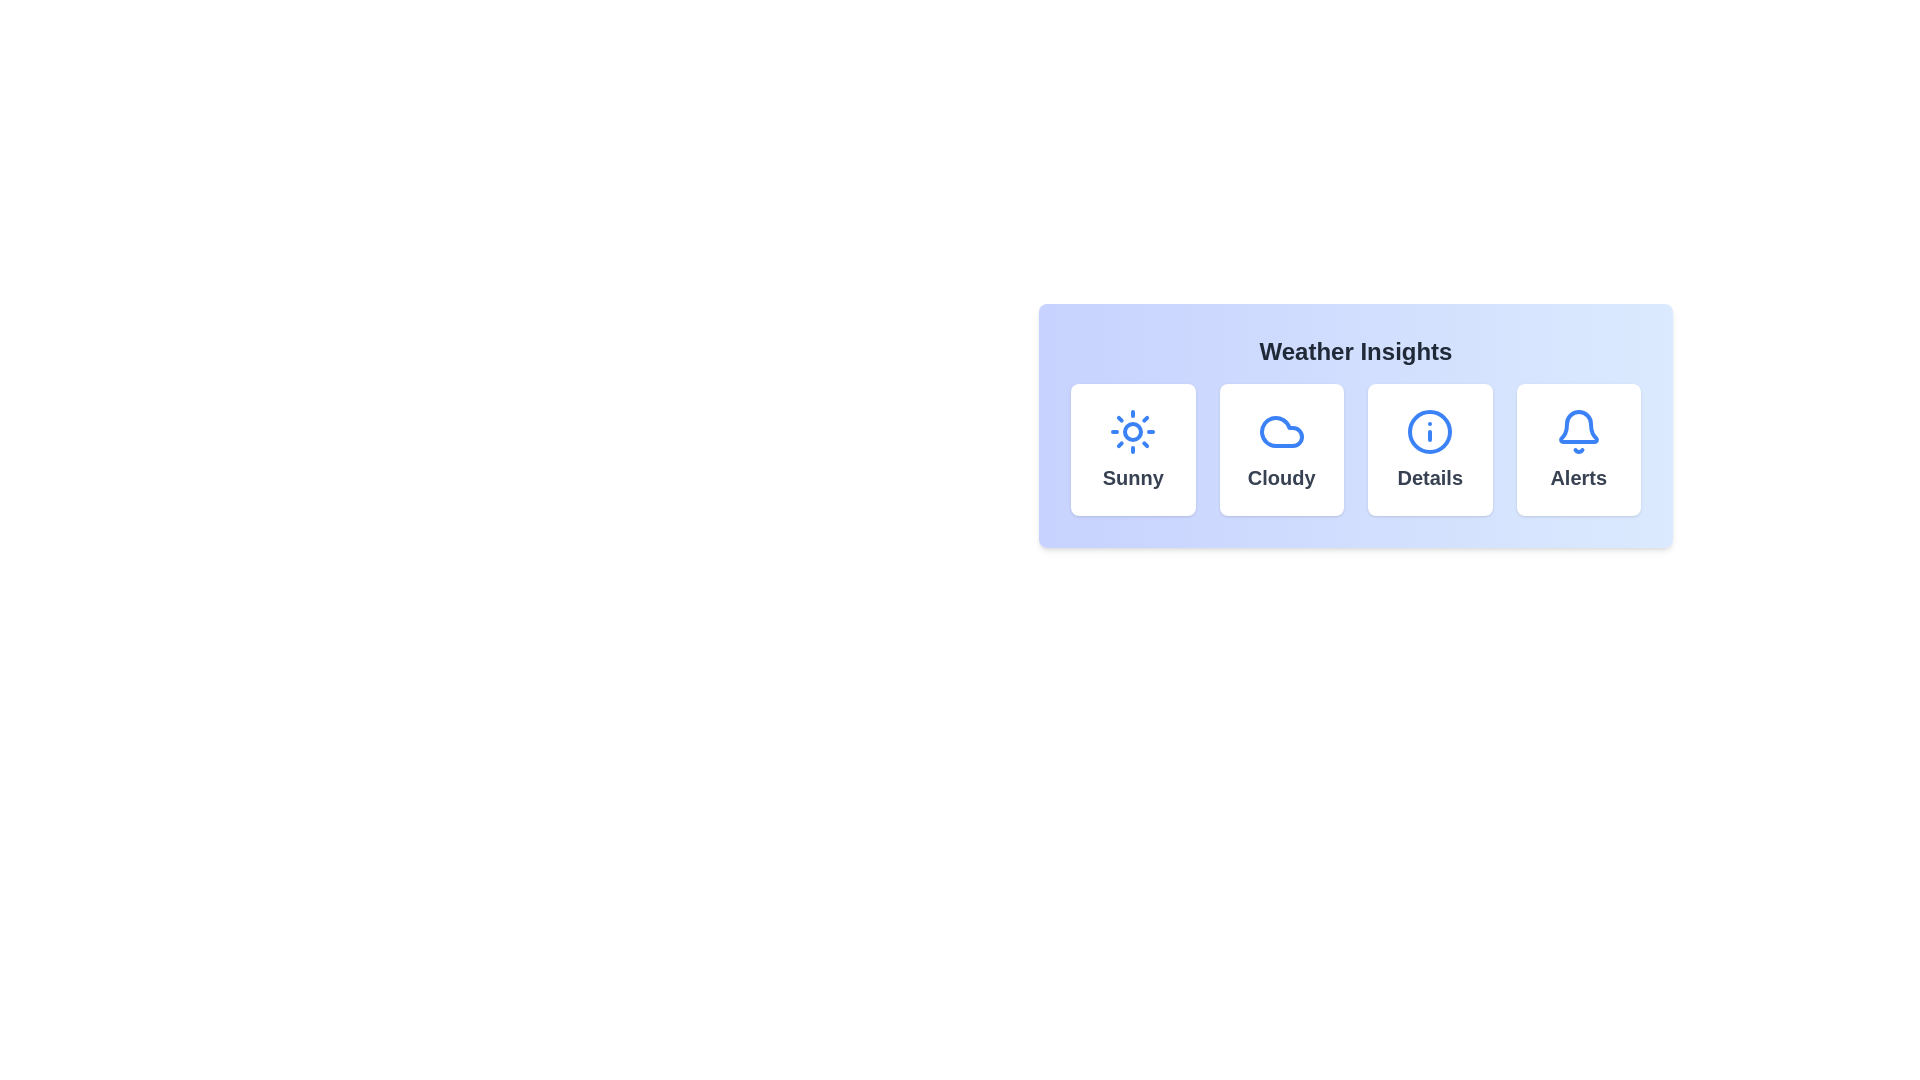  I want to click on the text label displaying 'Cloudy', which is located in the second card from the left in a horizontal row of weather cards, so click(1281, 478).